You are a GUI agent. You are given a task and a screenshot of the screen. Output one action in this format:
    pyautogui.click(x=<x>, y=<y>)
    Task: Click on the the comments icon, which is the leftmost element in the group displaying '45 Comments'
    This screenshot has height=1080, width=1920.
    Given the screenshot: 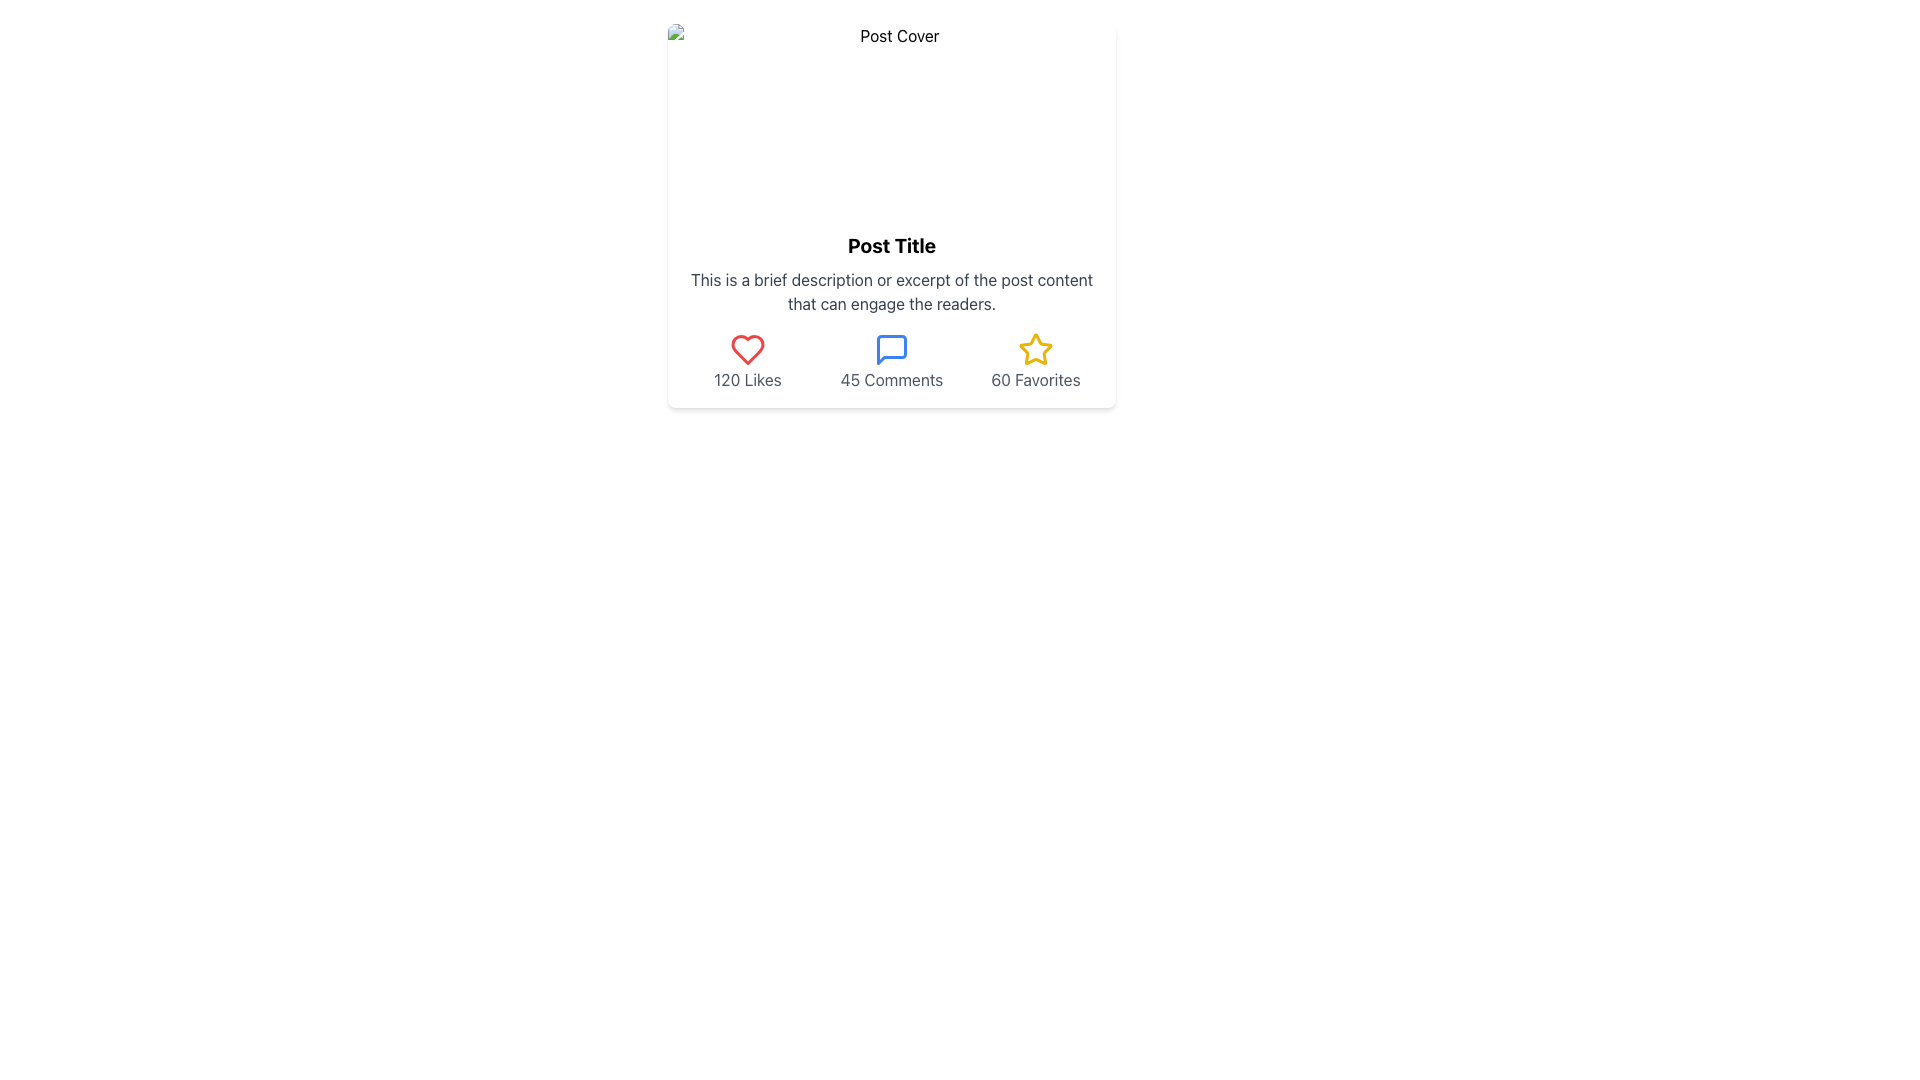 What is the action you would take?
    pyautogui.click(x=891, y=349)
    